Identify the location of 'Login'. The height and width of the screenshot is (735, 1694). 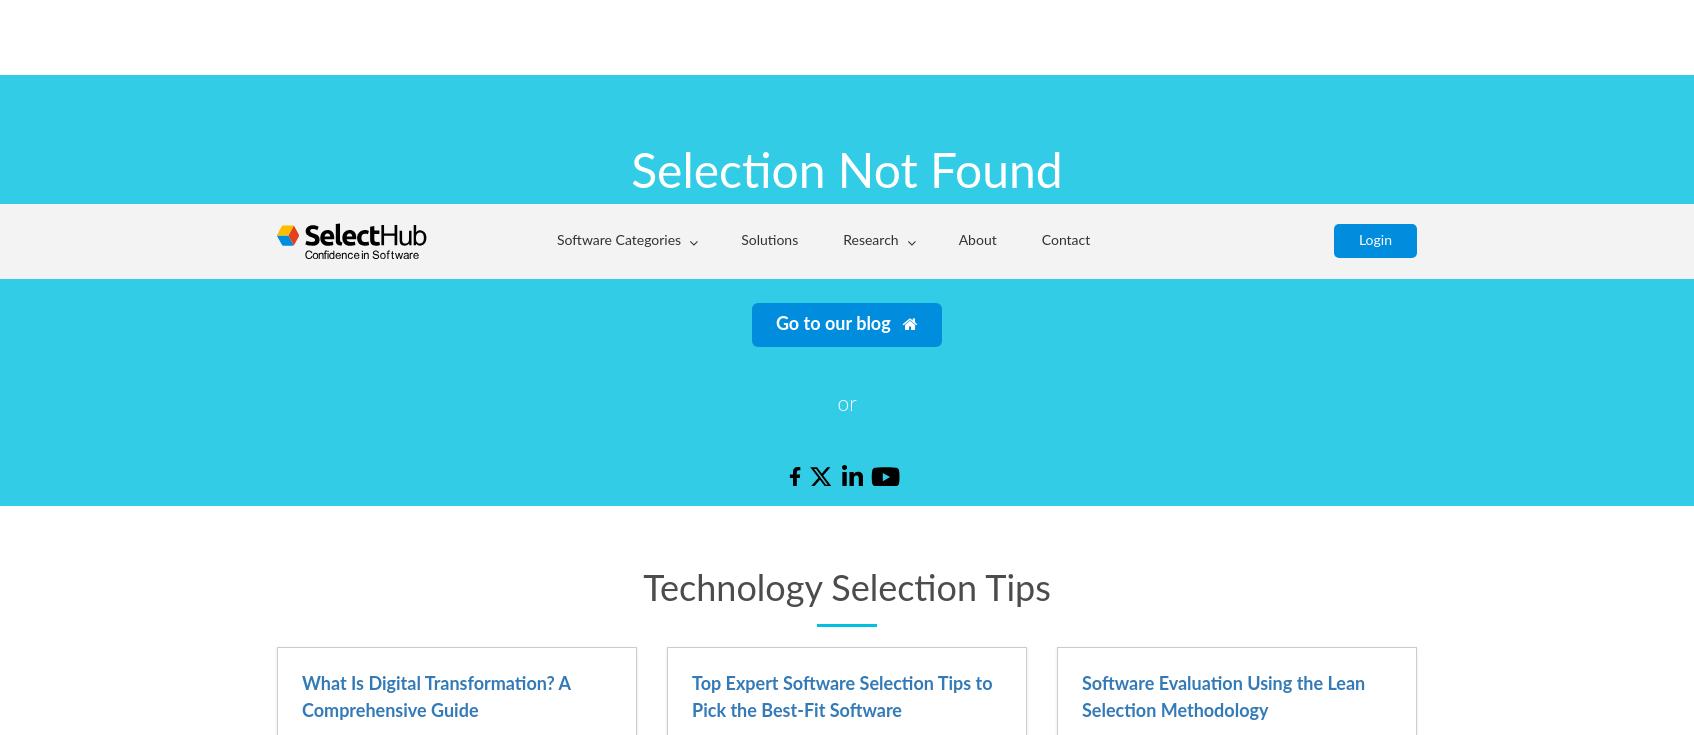
(1374, 35).